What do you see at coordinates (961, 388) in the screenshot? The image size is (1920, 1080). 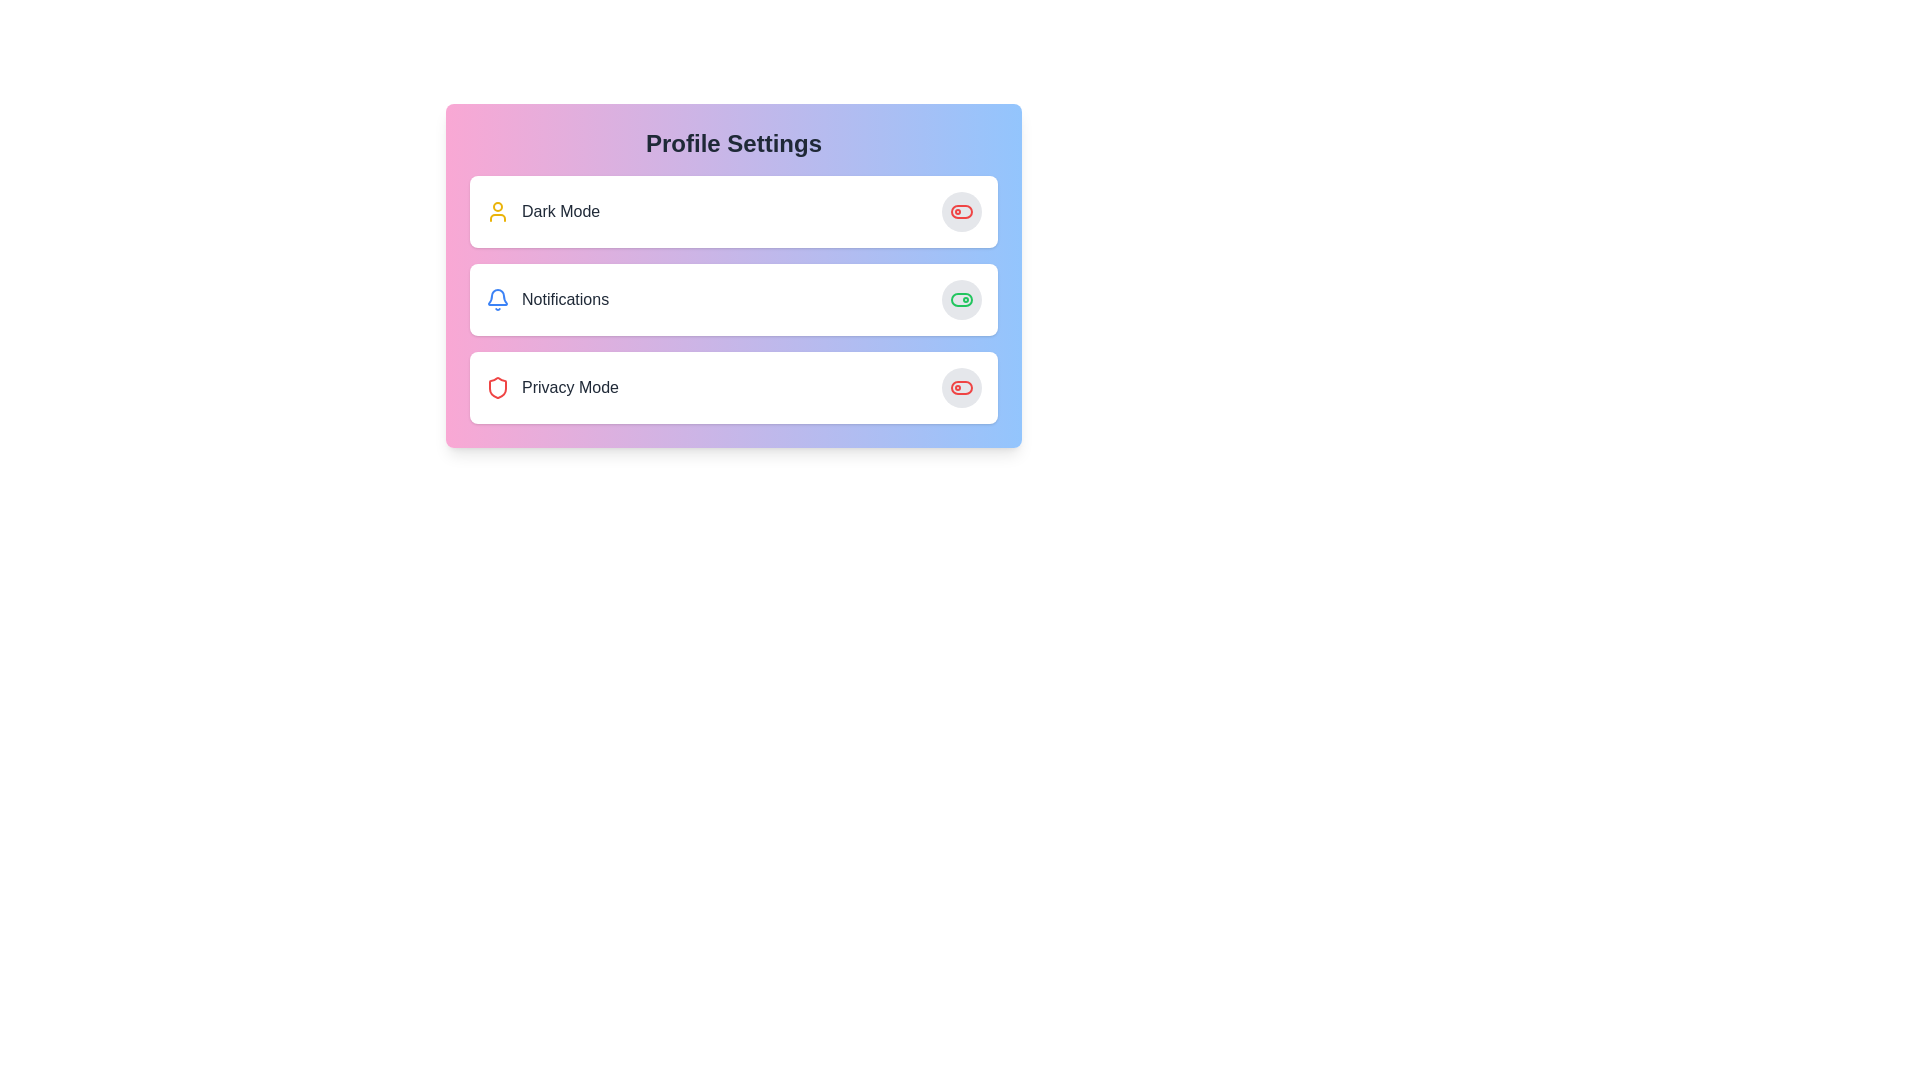 I see `the 'Privacy Mode' toggle switch` at bounding box center [961, 388].